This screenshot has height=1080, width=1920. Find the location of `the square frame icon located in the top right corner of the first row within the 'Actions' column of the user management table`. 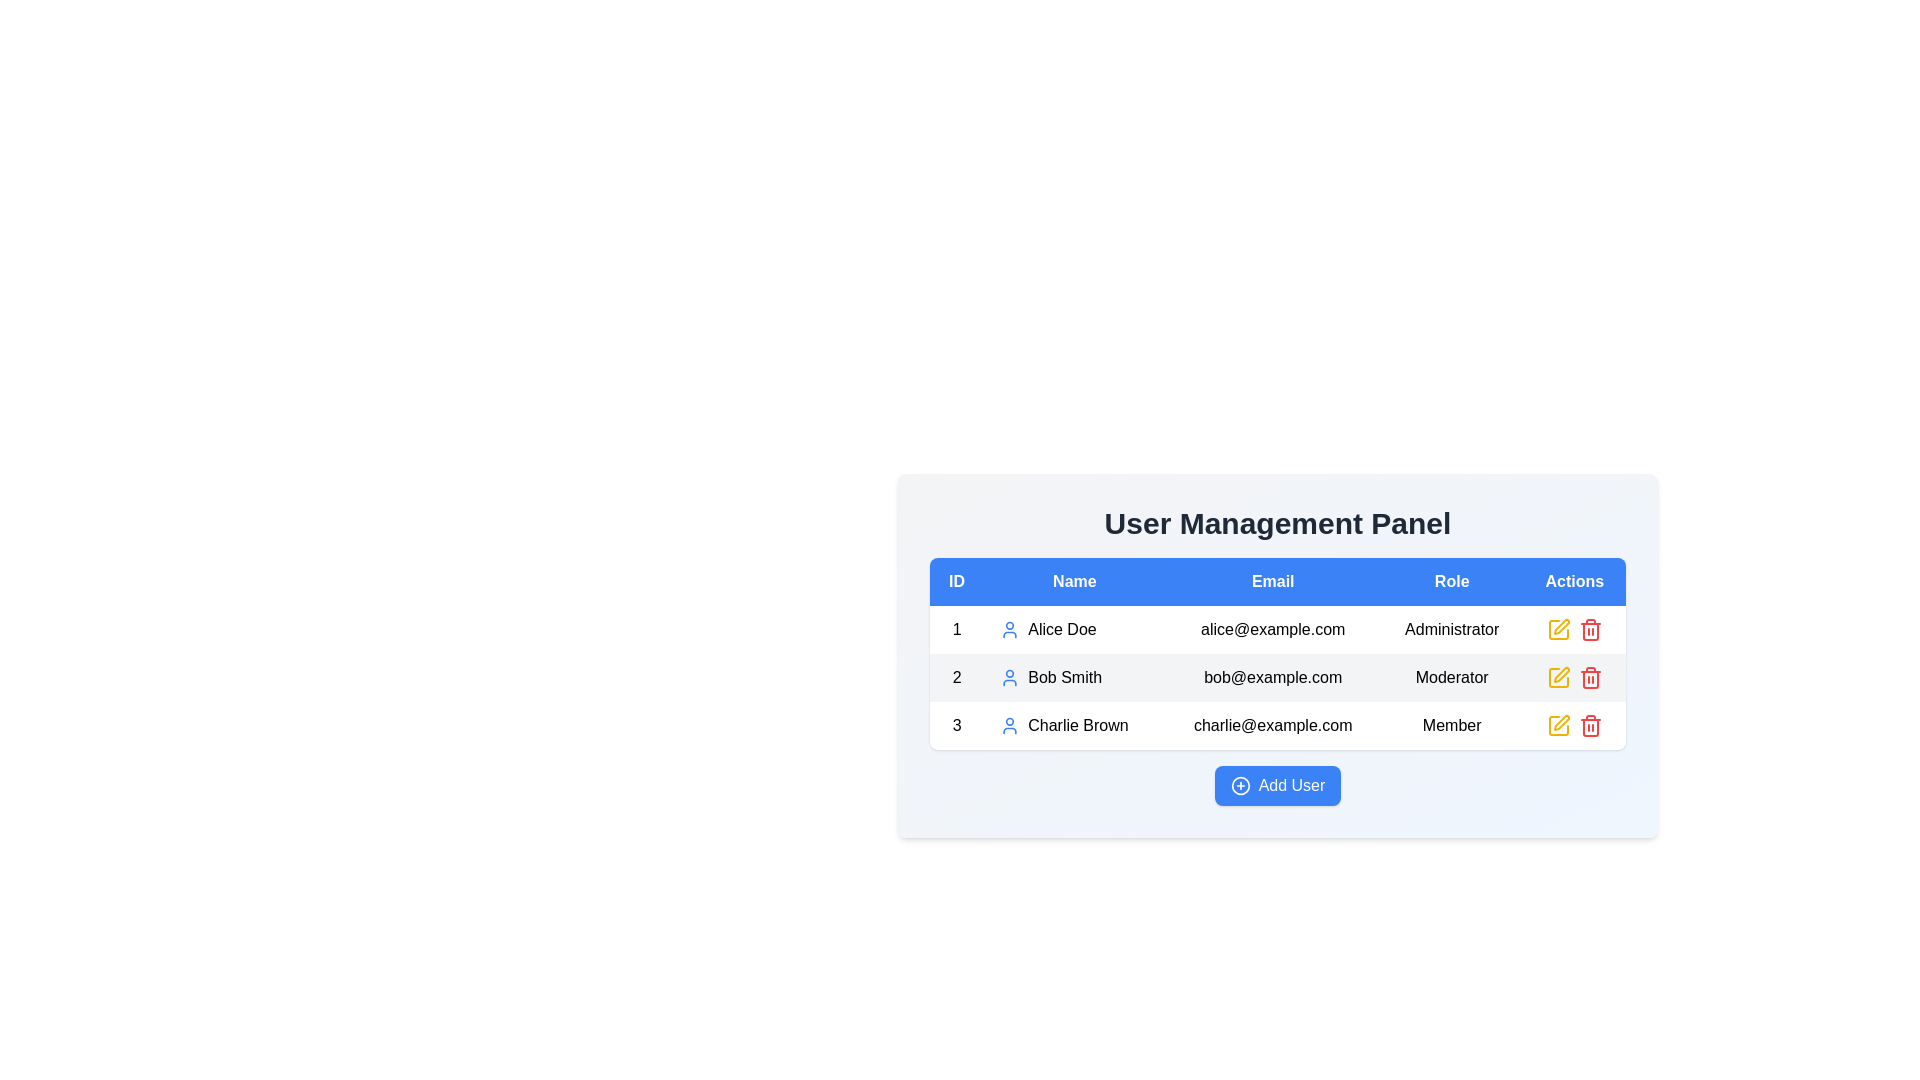

the square frame icon located in the top right corner of the first row within the 'Actions' column of the user management table is located at coordinates (1557, 628).